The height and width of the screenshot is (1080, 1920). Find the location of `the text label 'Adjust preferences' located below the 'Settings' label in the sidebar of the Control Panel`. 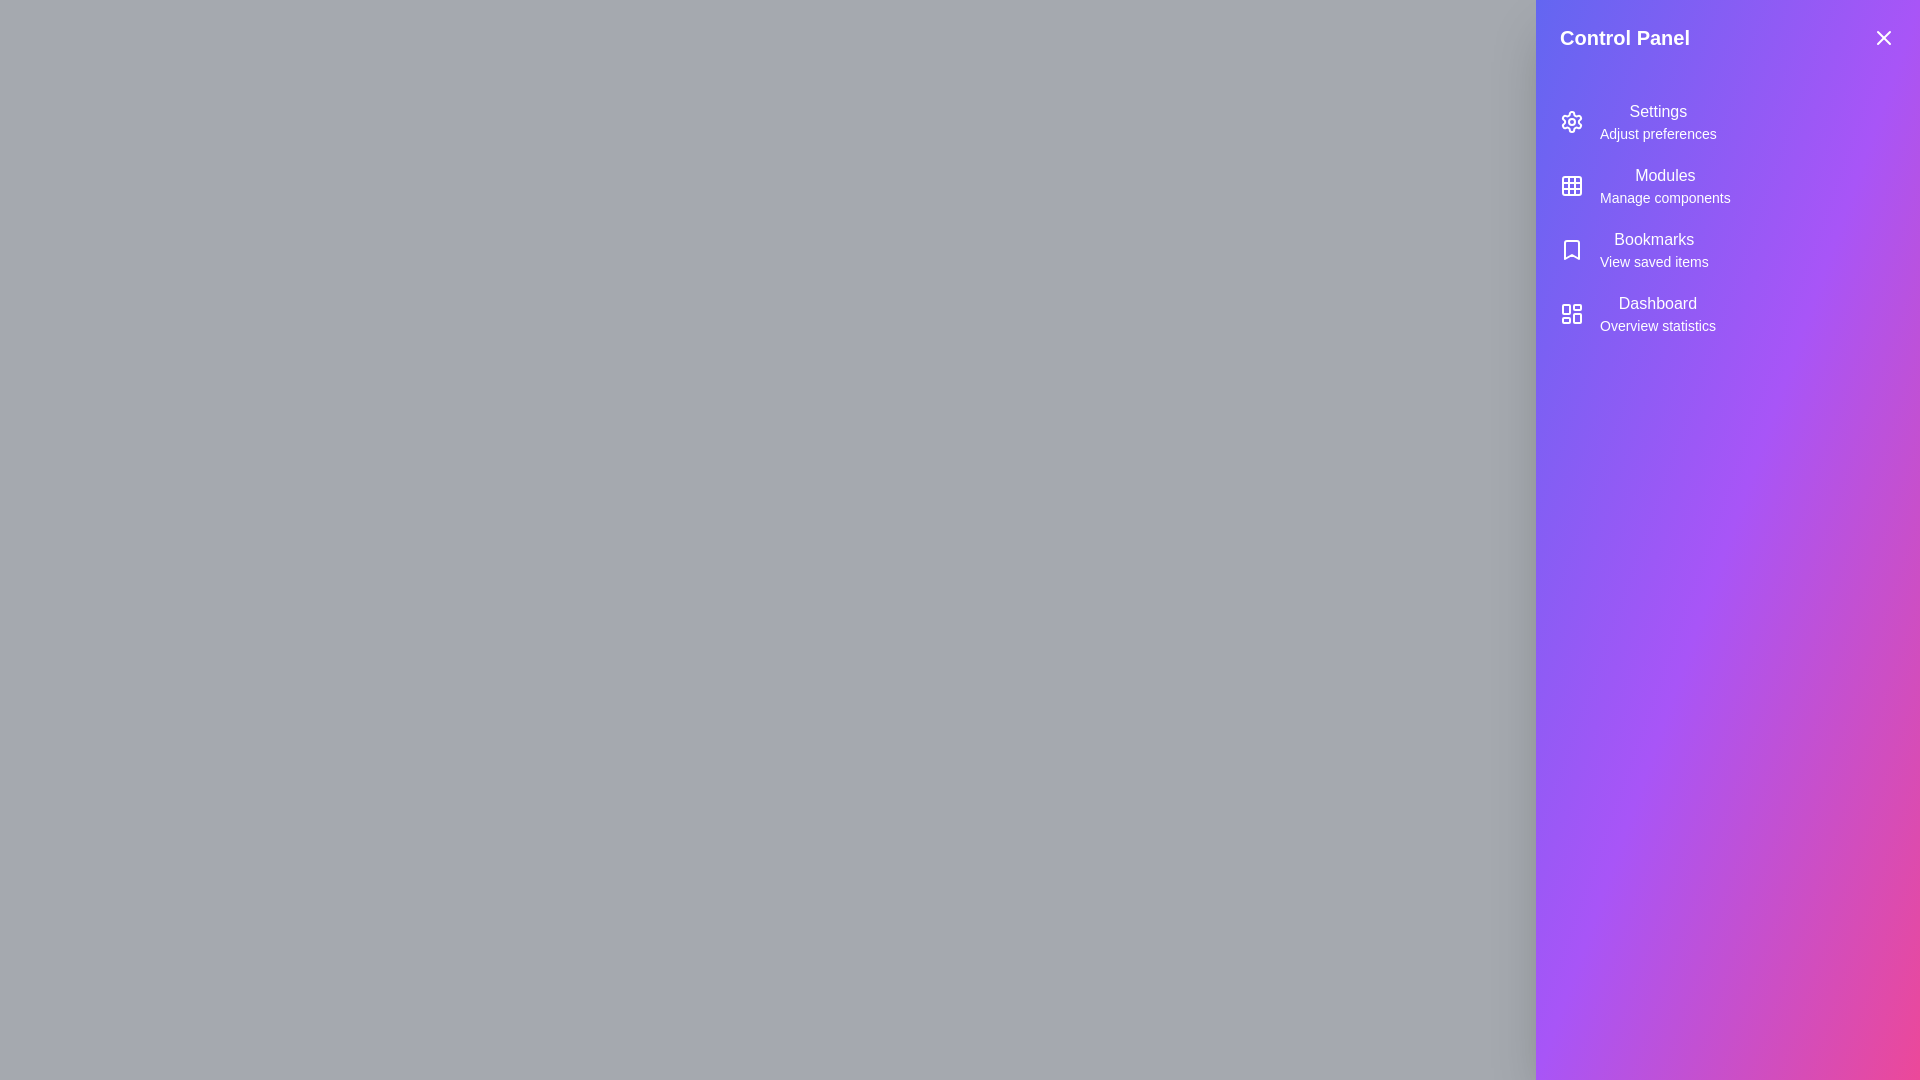

the text label 'Adjust preferences' located below the 'Settings' label in the sidebar of the Control Panel is located at coordinates (1658, 134).